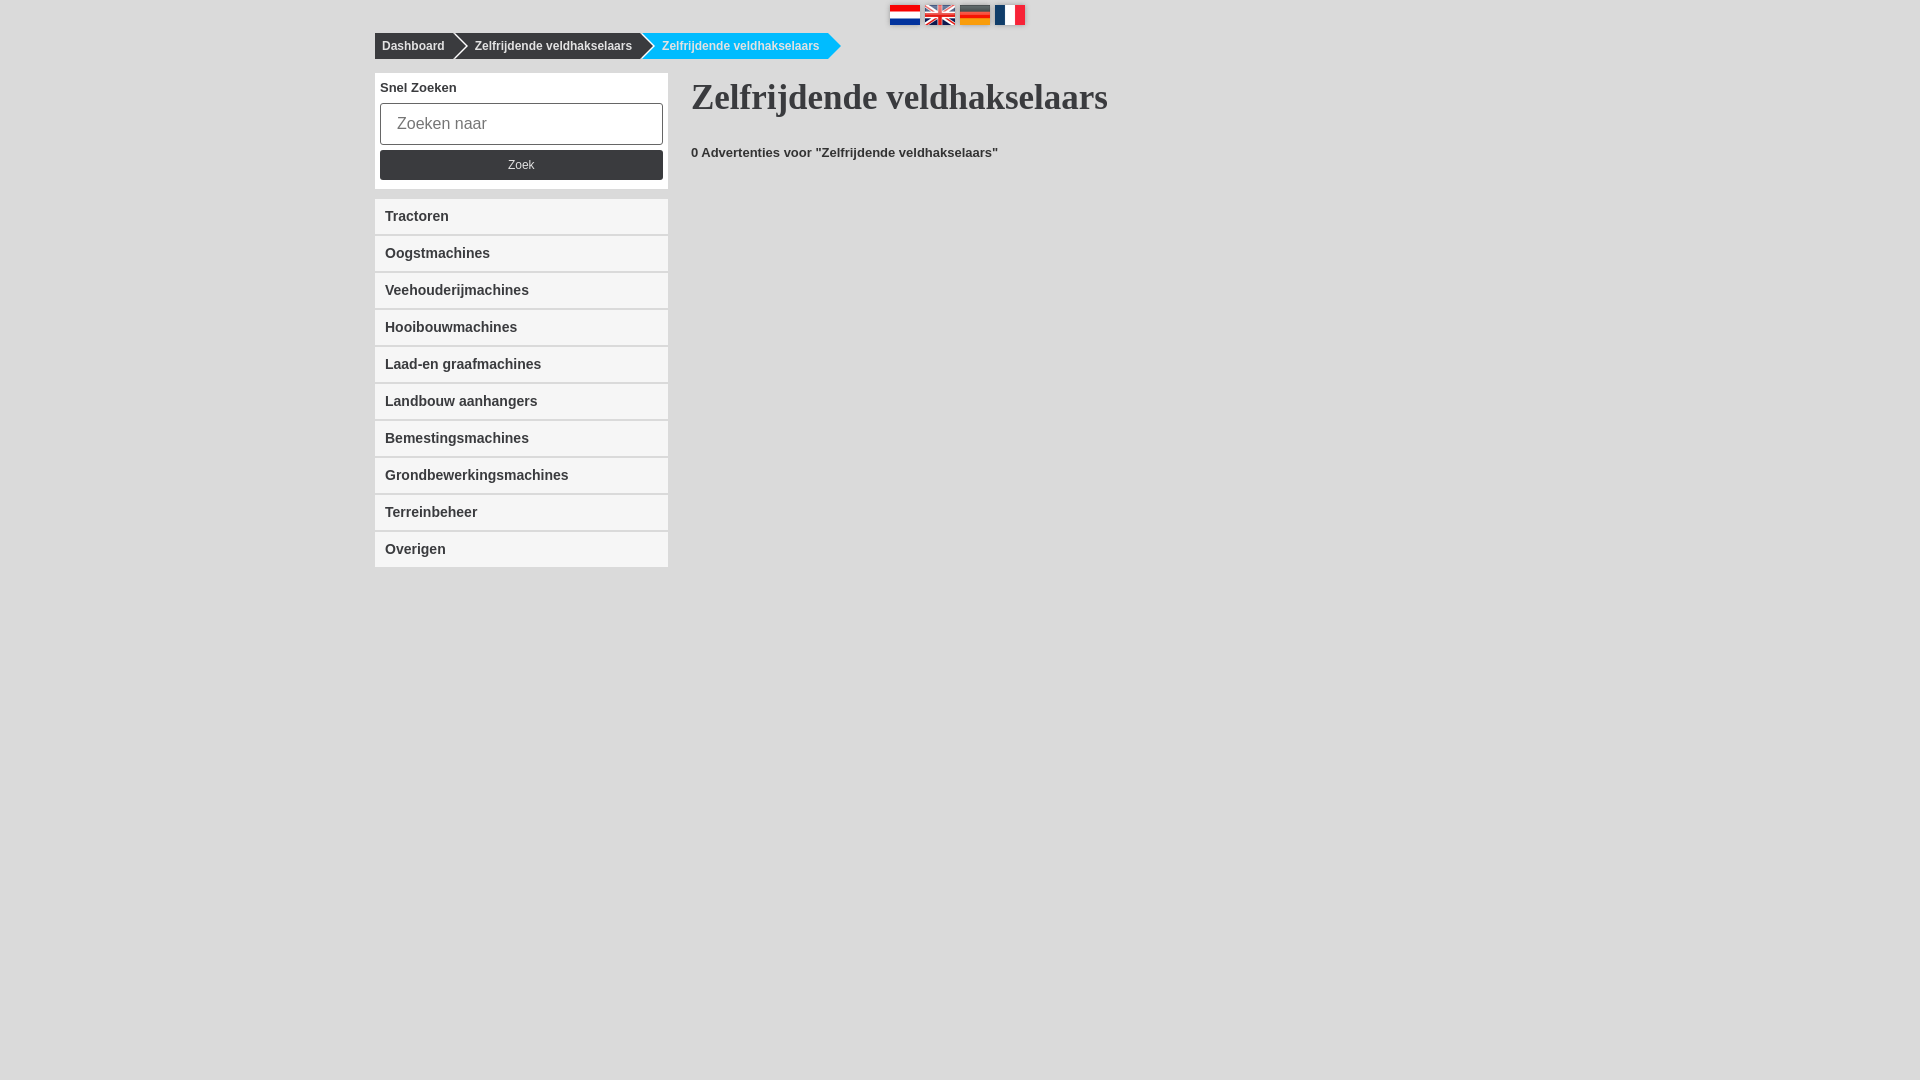  Describe the element at coordinates (521, 401) in the screenshot. I see `'Landbouw aanhangers'` at that location.